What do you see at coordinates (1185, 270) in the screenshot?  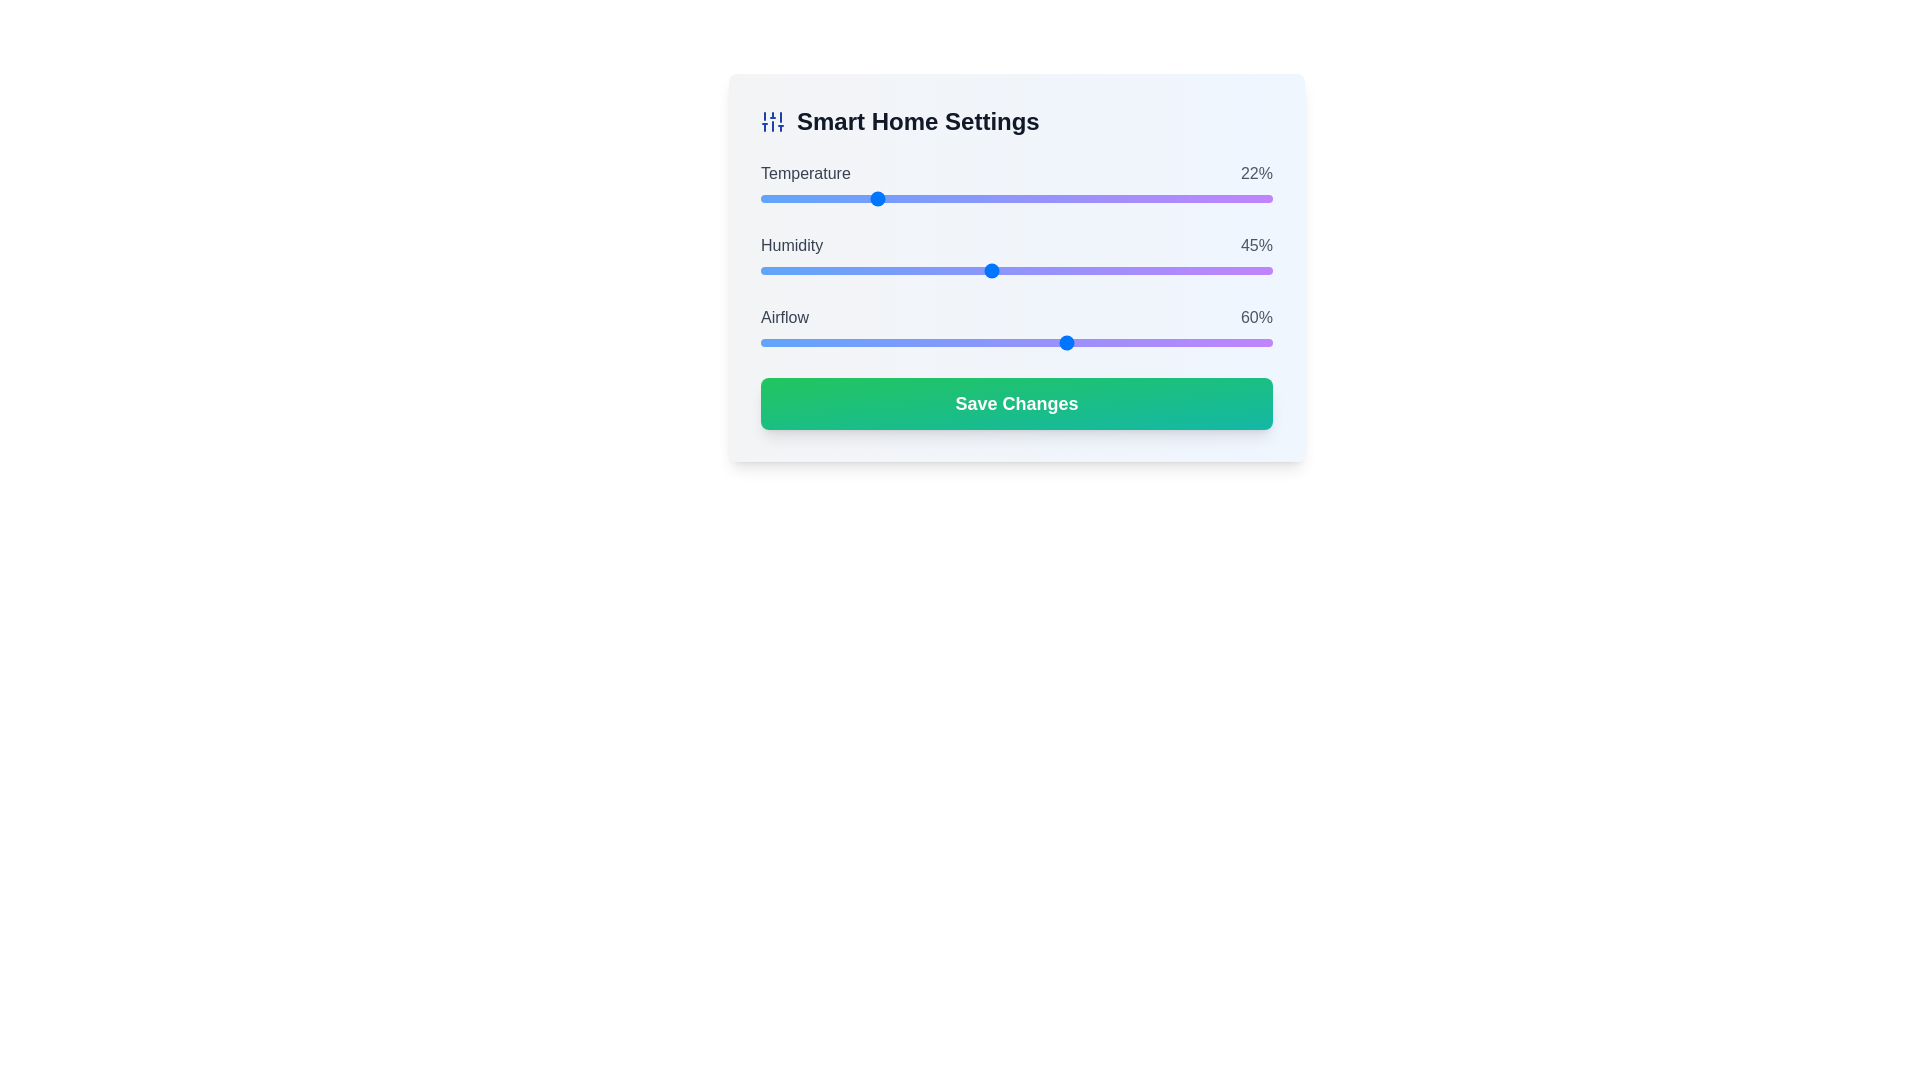 I see `the humidity level` at bounding box center [1185, 270].